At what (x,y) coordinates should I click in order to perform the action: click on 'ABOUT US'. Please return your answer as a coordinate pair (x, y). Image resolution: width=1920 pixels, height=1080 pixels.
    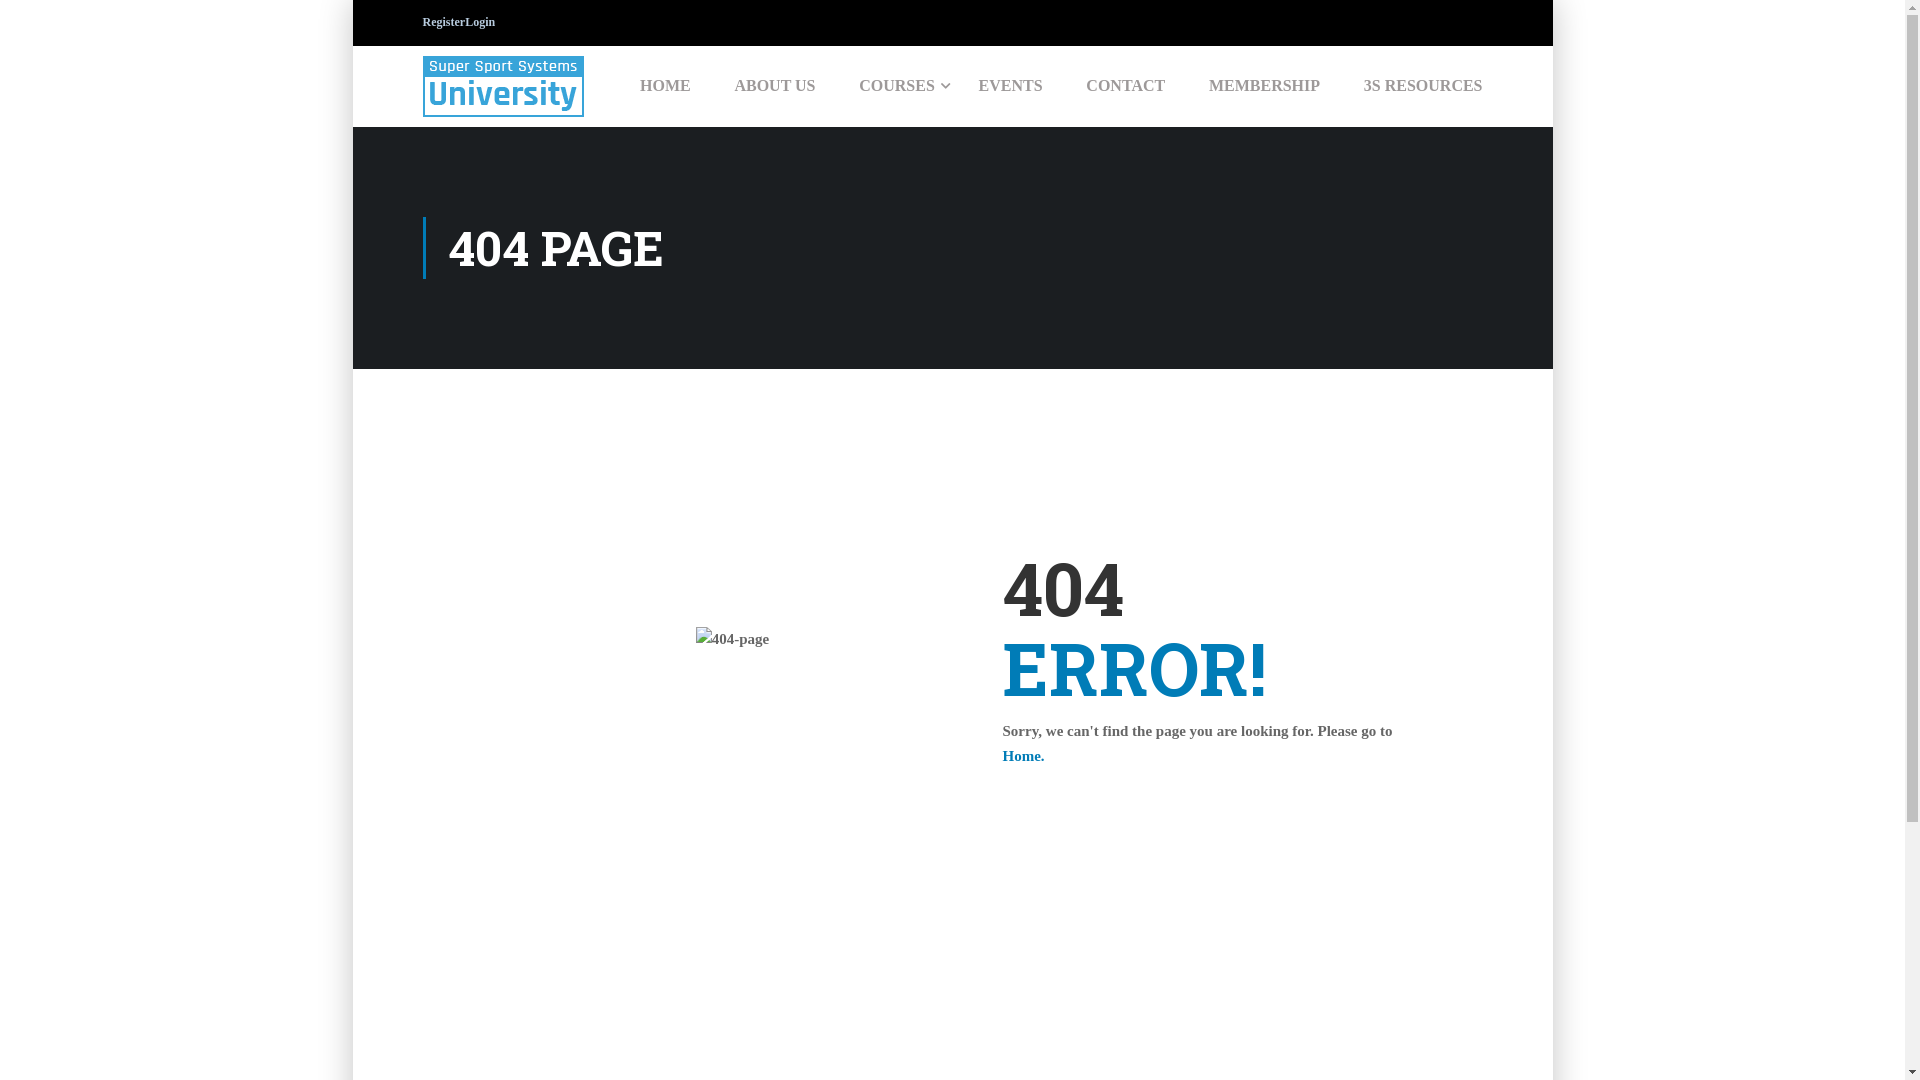
    Looking at the image, I should click on (773, 84).